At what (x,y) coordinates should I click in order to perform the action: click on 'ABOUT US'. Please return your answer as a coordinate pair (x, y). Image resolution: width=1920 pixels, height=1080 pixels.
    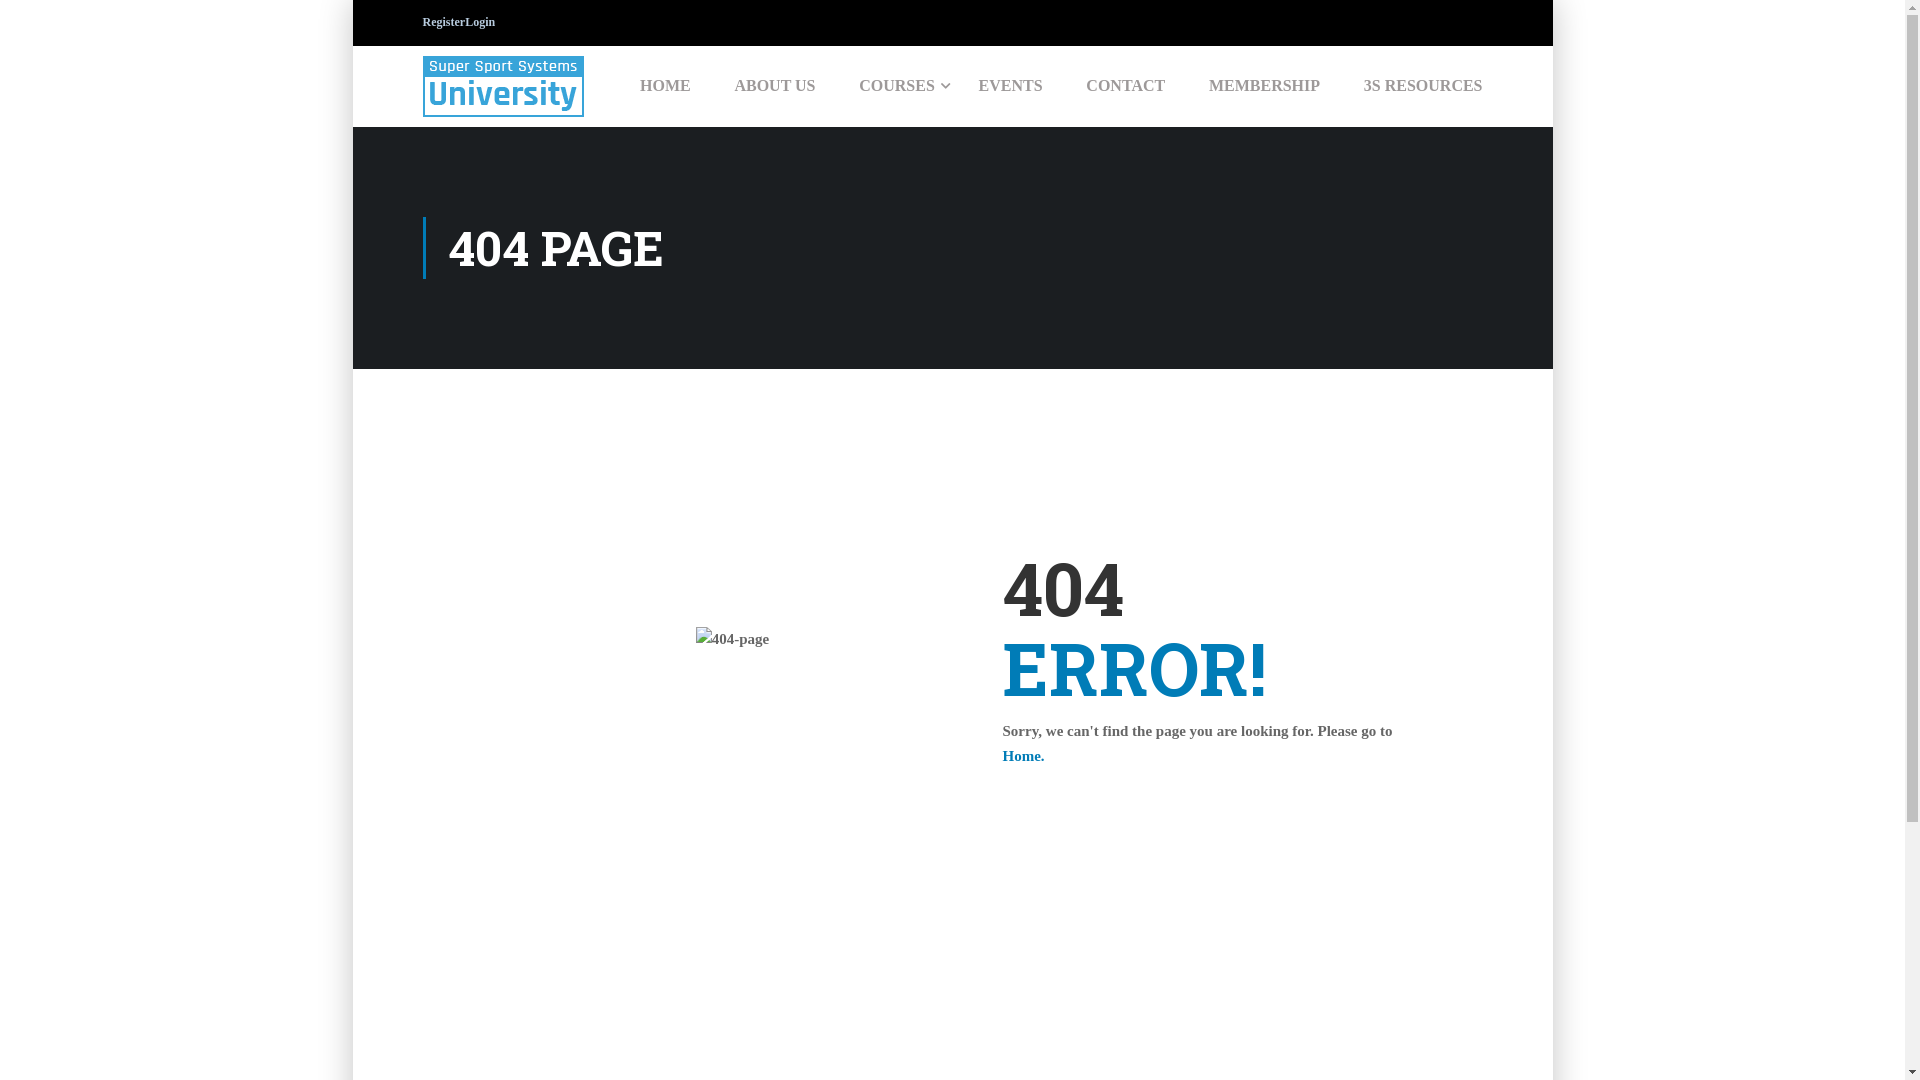
    Looking at the image, I should click on (773, 84).